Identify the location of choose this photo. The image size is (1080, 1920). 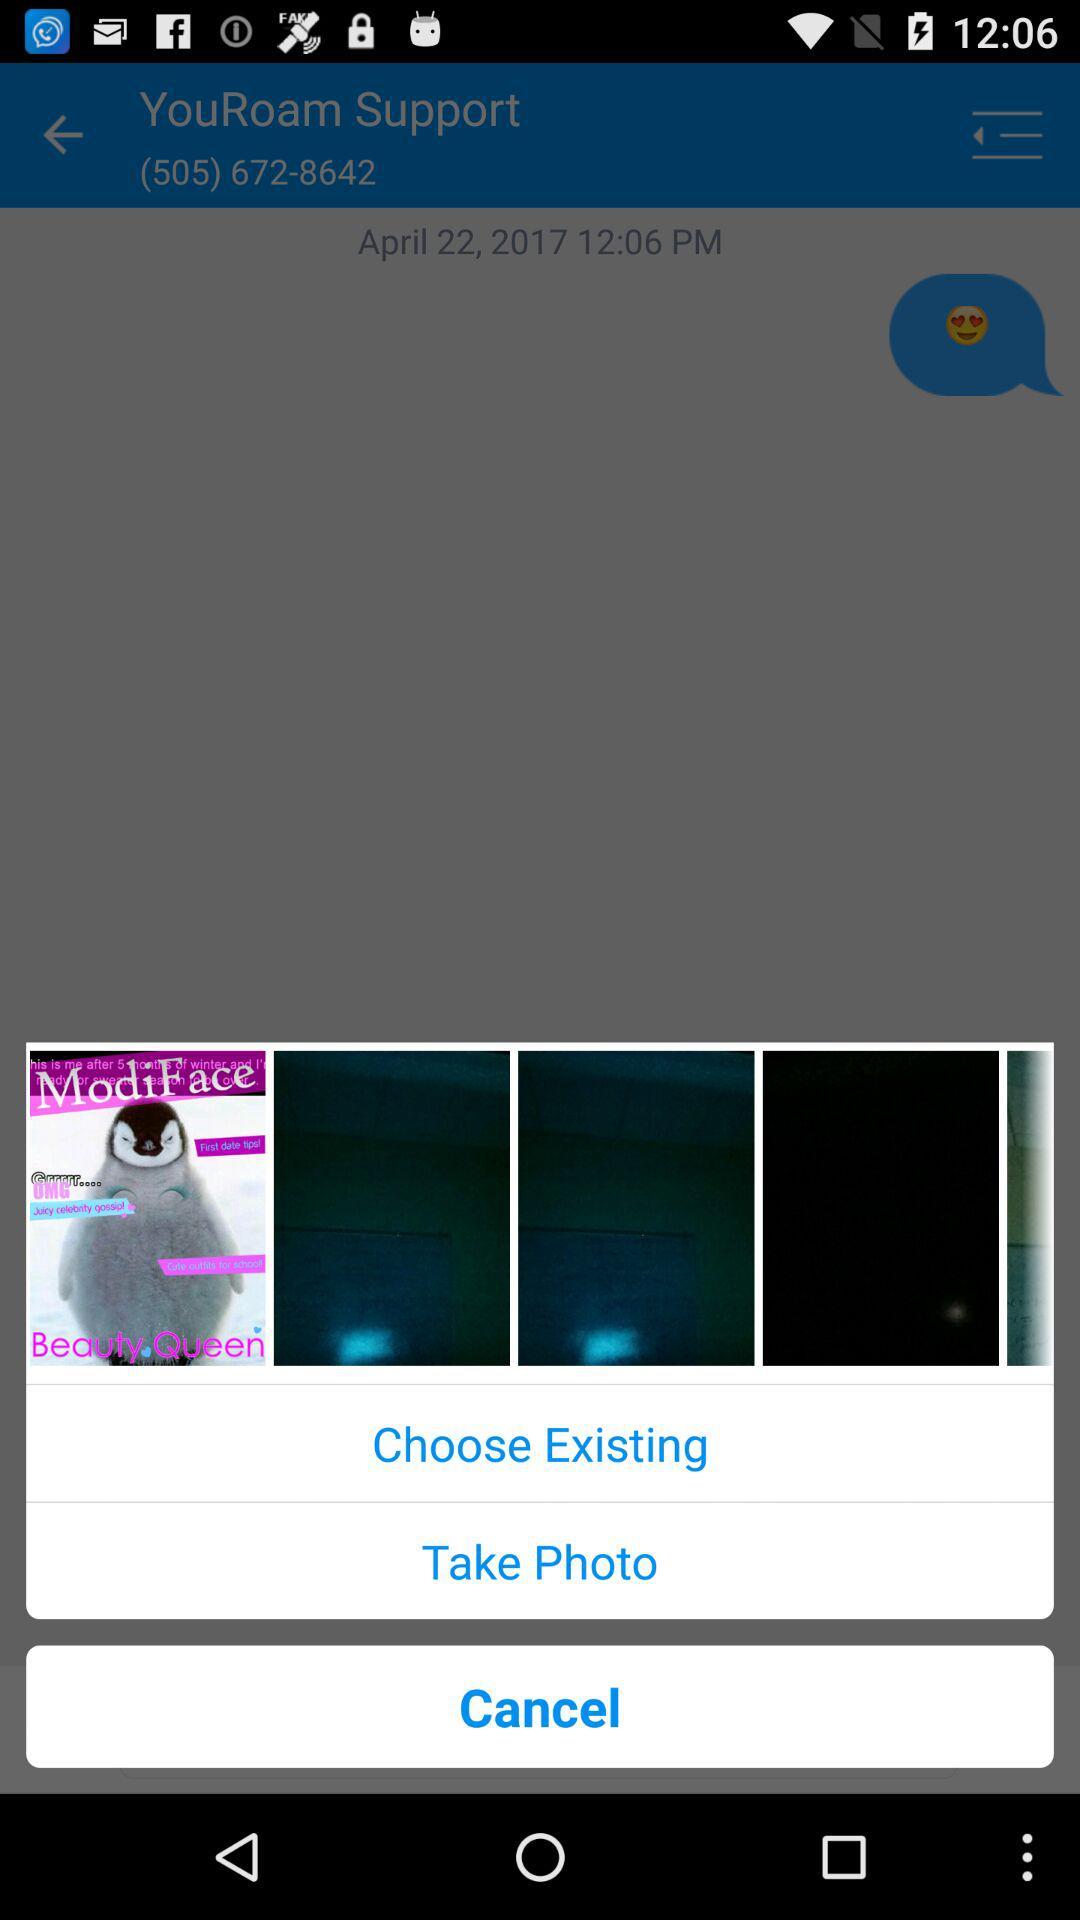
(391, 1207).